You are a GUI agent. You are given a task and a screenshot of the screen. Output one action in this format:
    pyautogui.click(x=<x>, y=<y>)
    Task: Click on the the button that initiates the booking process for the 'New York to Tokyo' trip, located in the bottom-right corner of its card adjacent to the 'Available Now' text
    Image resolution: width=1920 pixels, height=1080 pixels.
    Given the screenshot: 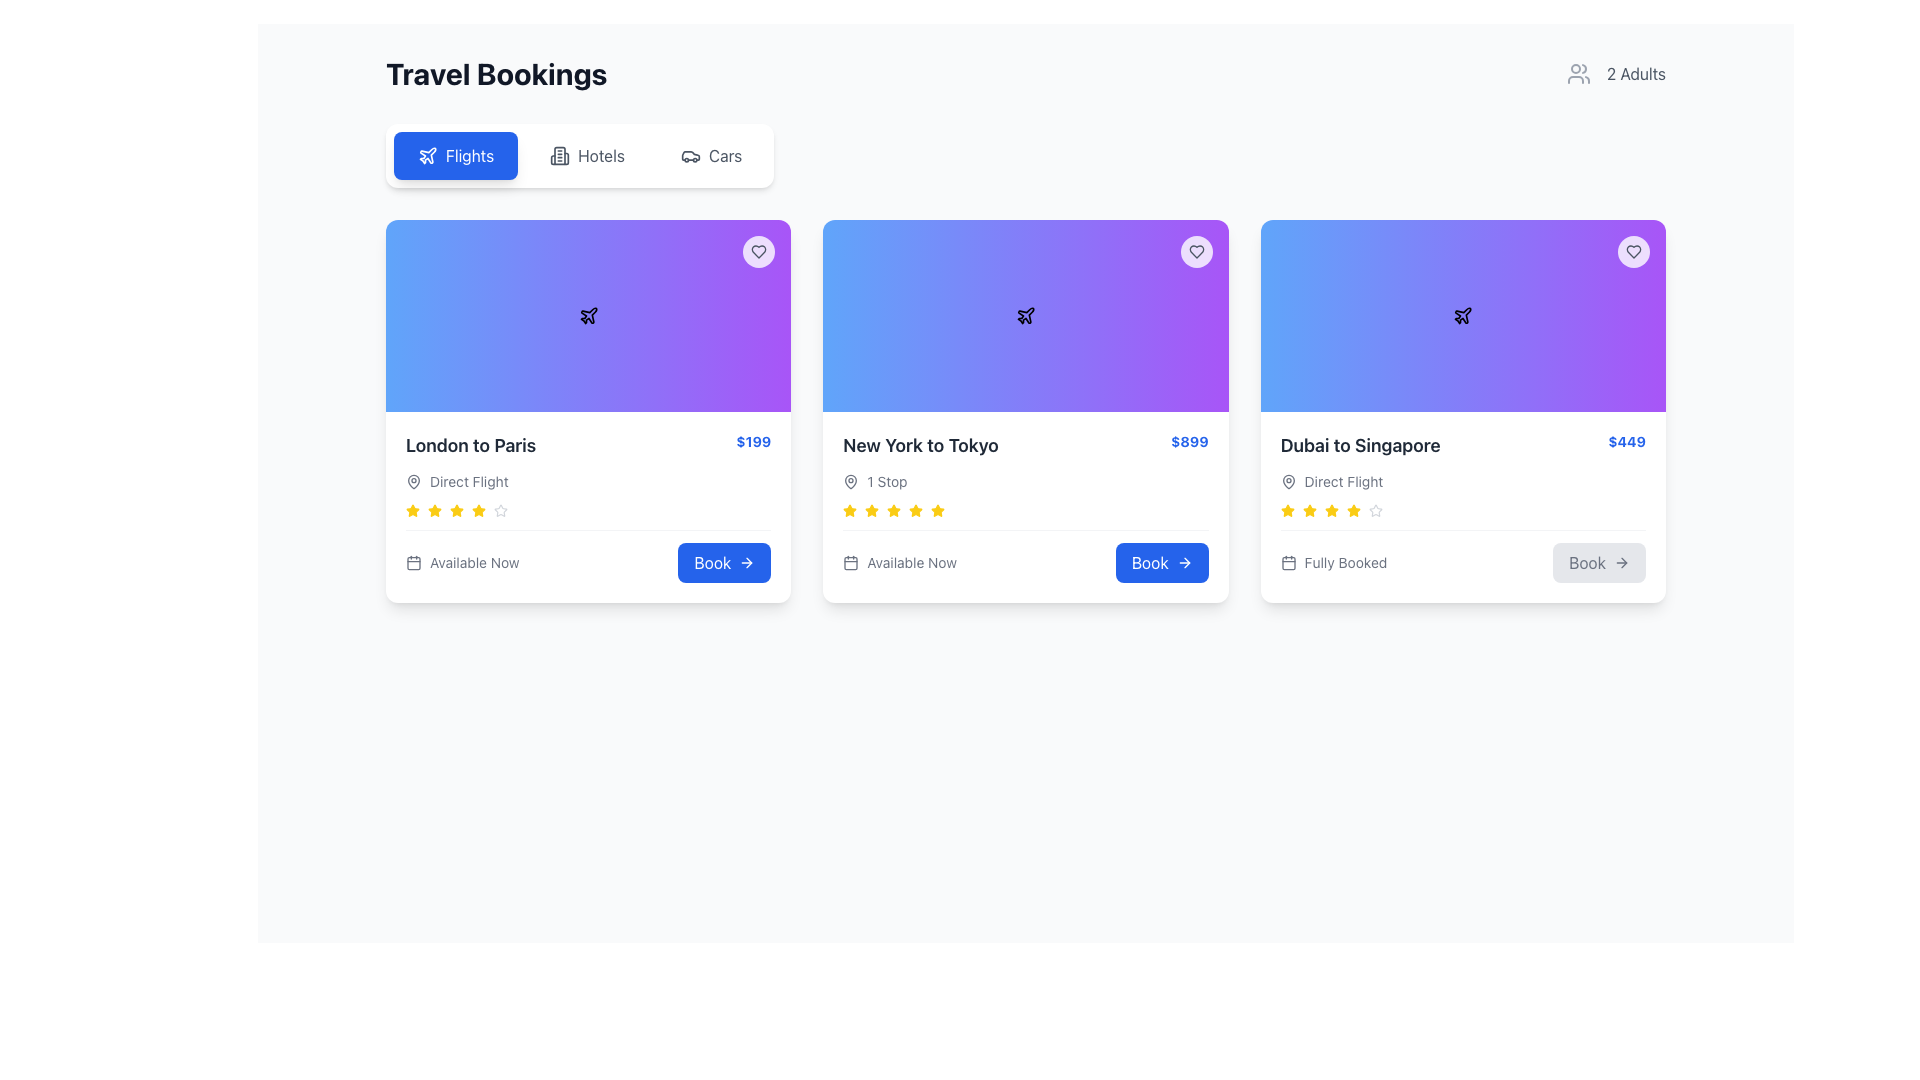 What is the action you would take?
    pyautogui.click(x=1162, y=563)
    